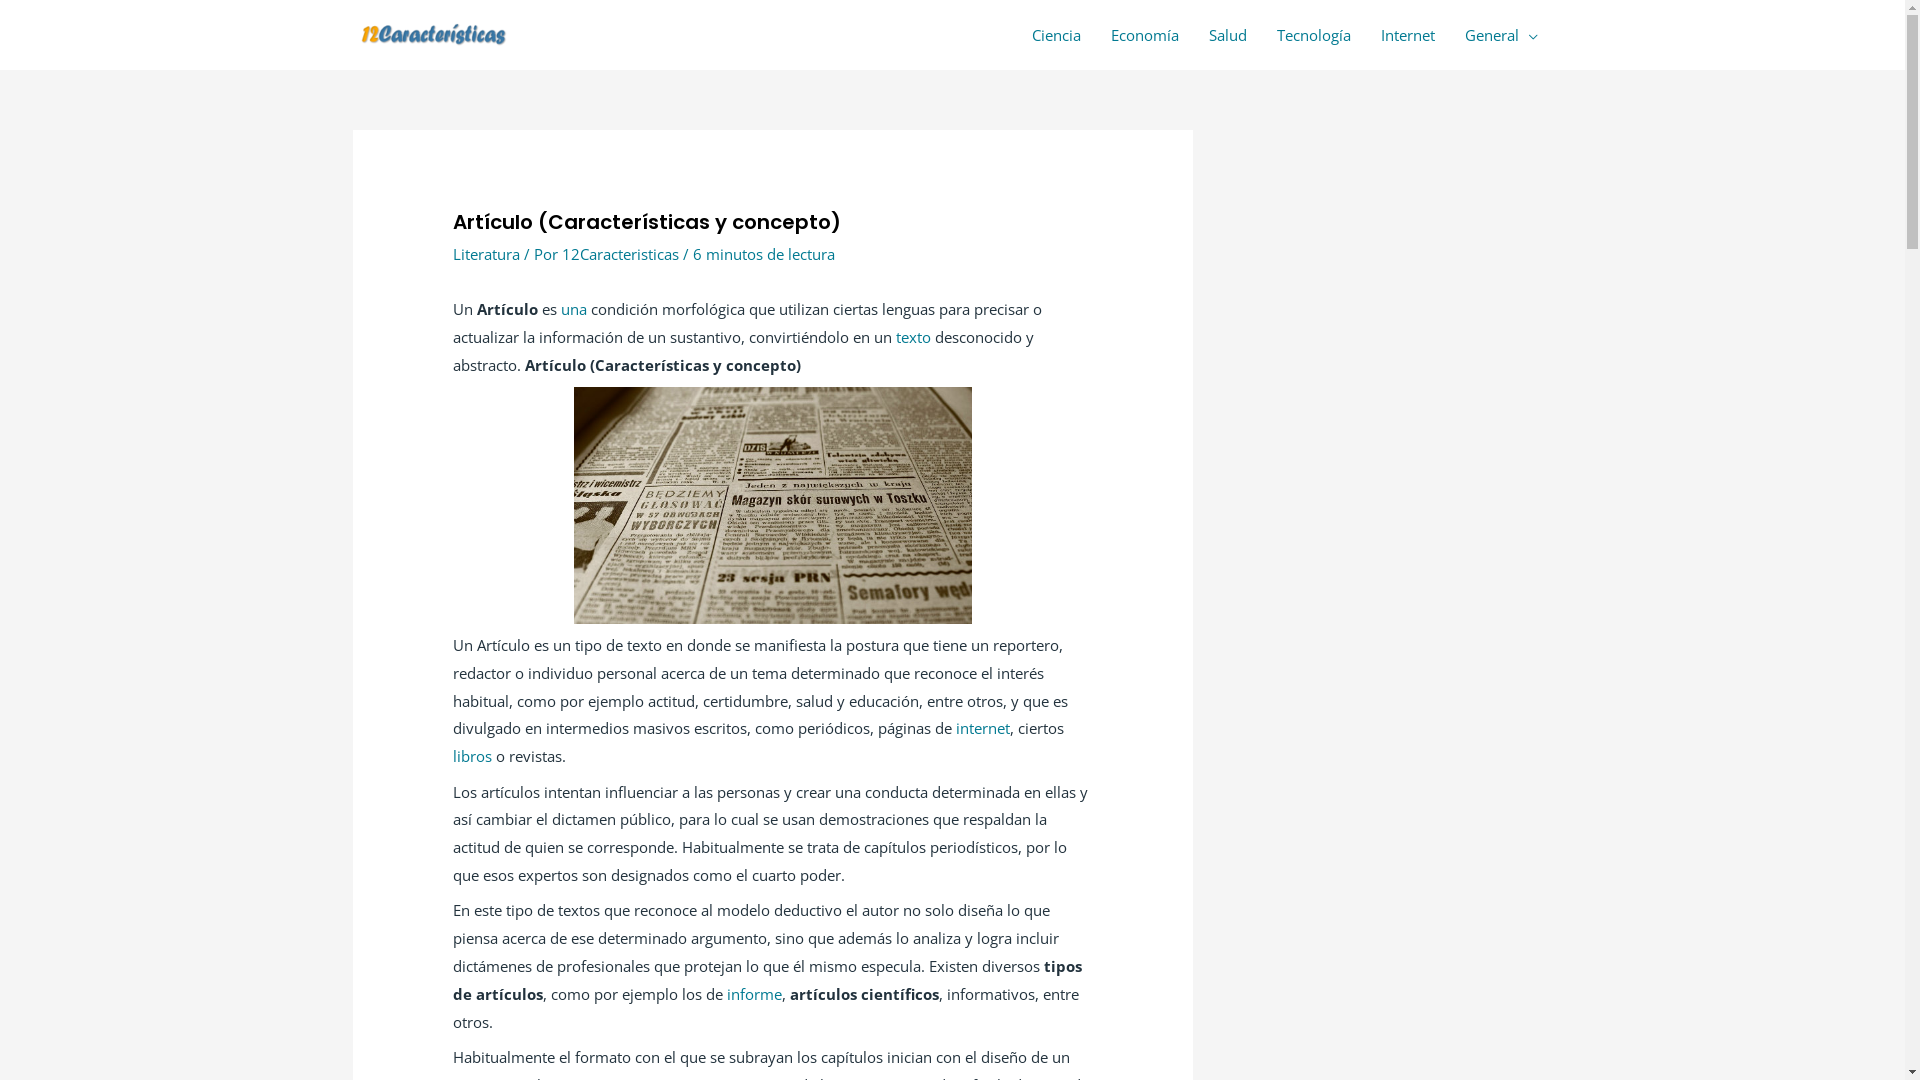 Image resolution: width=1920 pixels, height=1080 pixels. Describe the element at coordinates (1501, 34) in the screenshot. I see `'General'` at that location.